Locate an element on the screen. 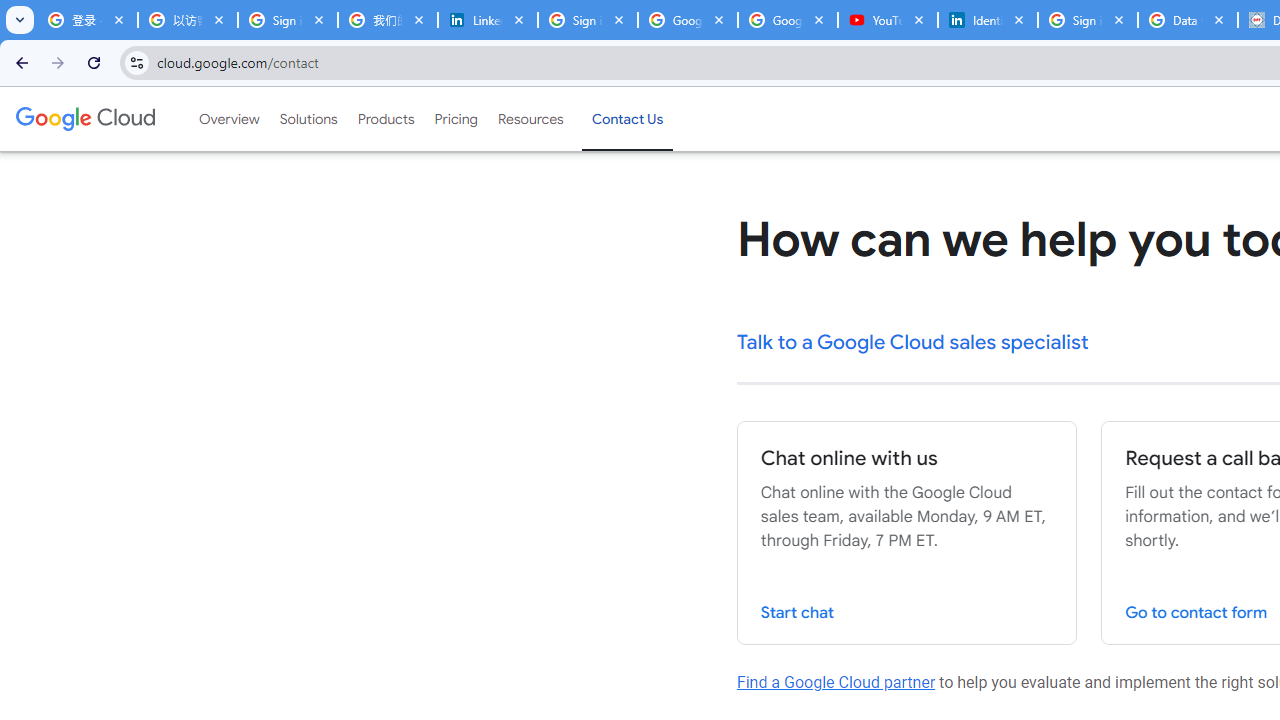 This screenshot has width=1280, height=720. 'Sign in - Google Accounts' is located at coordinates (1087, 20).